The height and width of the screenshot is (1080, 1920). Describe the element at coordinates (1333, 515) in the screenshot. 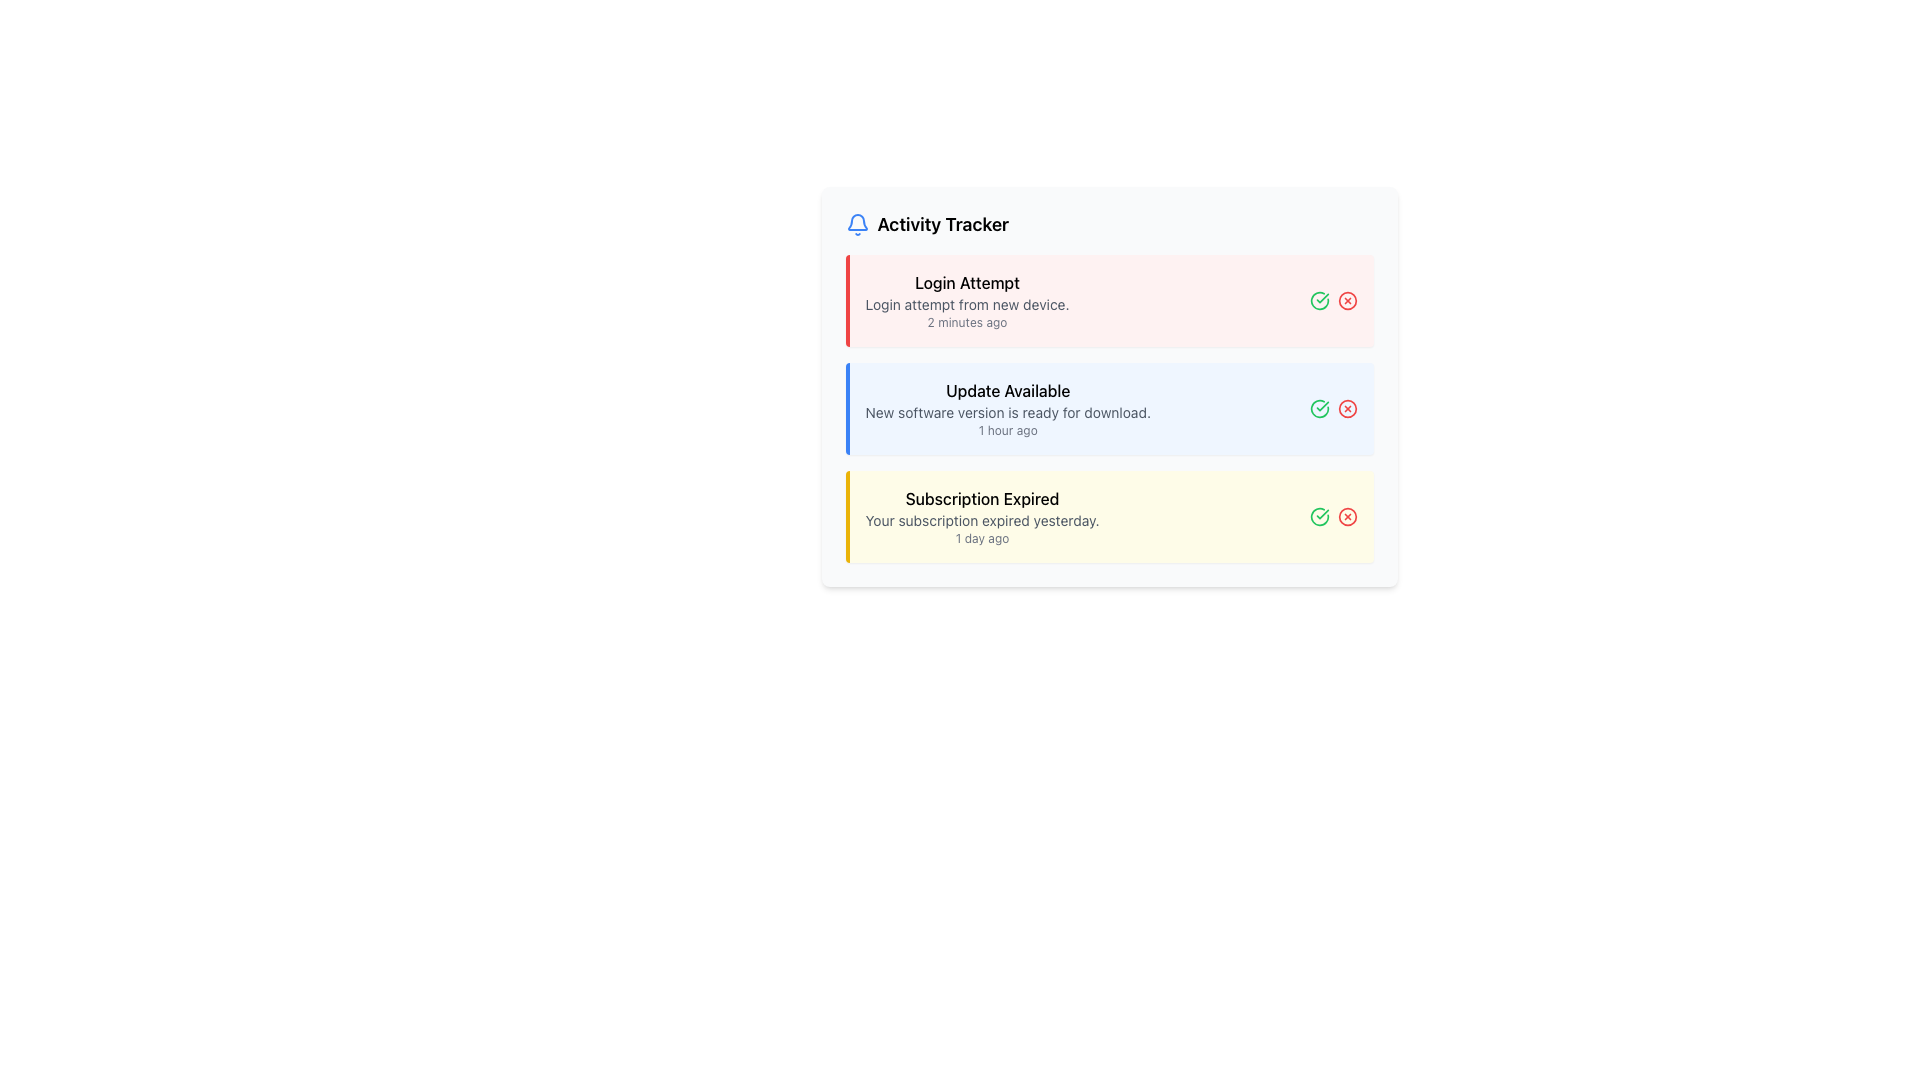

I see `the green checkmark icon in the Icon button group to confirm the action related to the 'Subscription Expired' notification` at that location.